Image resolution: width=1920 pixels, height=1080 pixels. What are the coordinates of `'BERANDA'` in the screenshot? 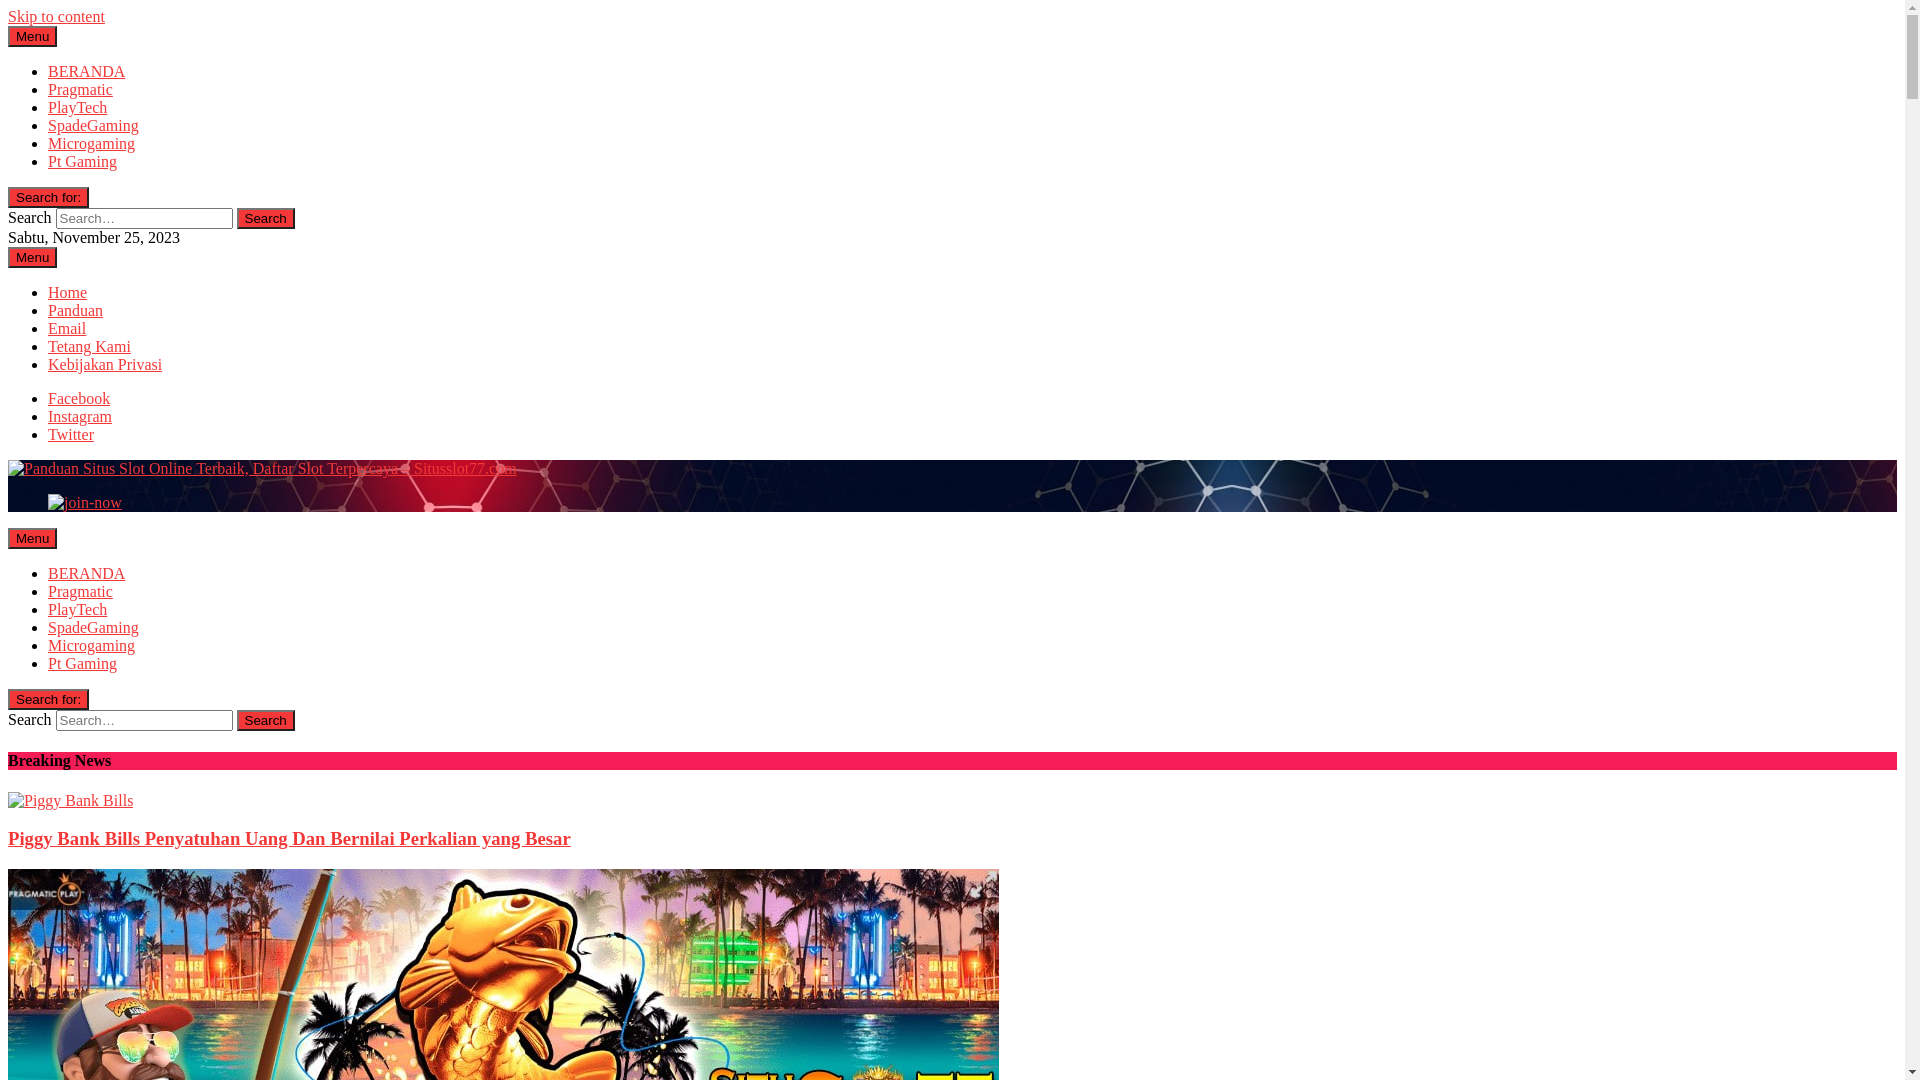 It's located at (85, 573).